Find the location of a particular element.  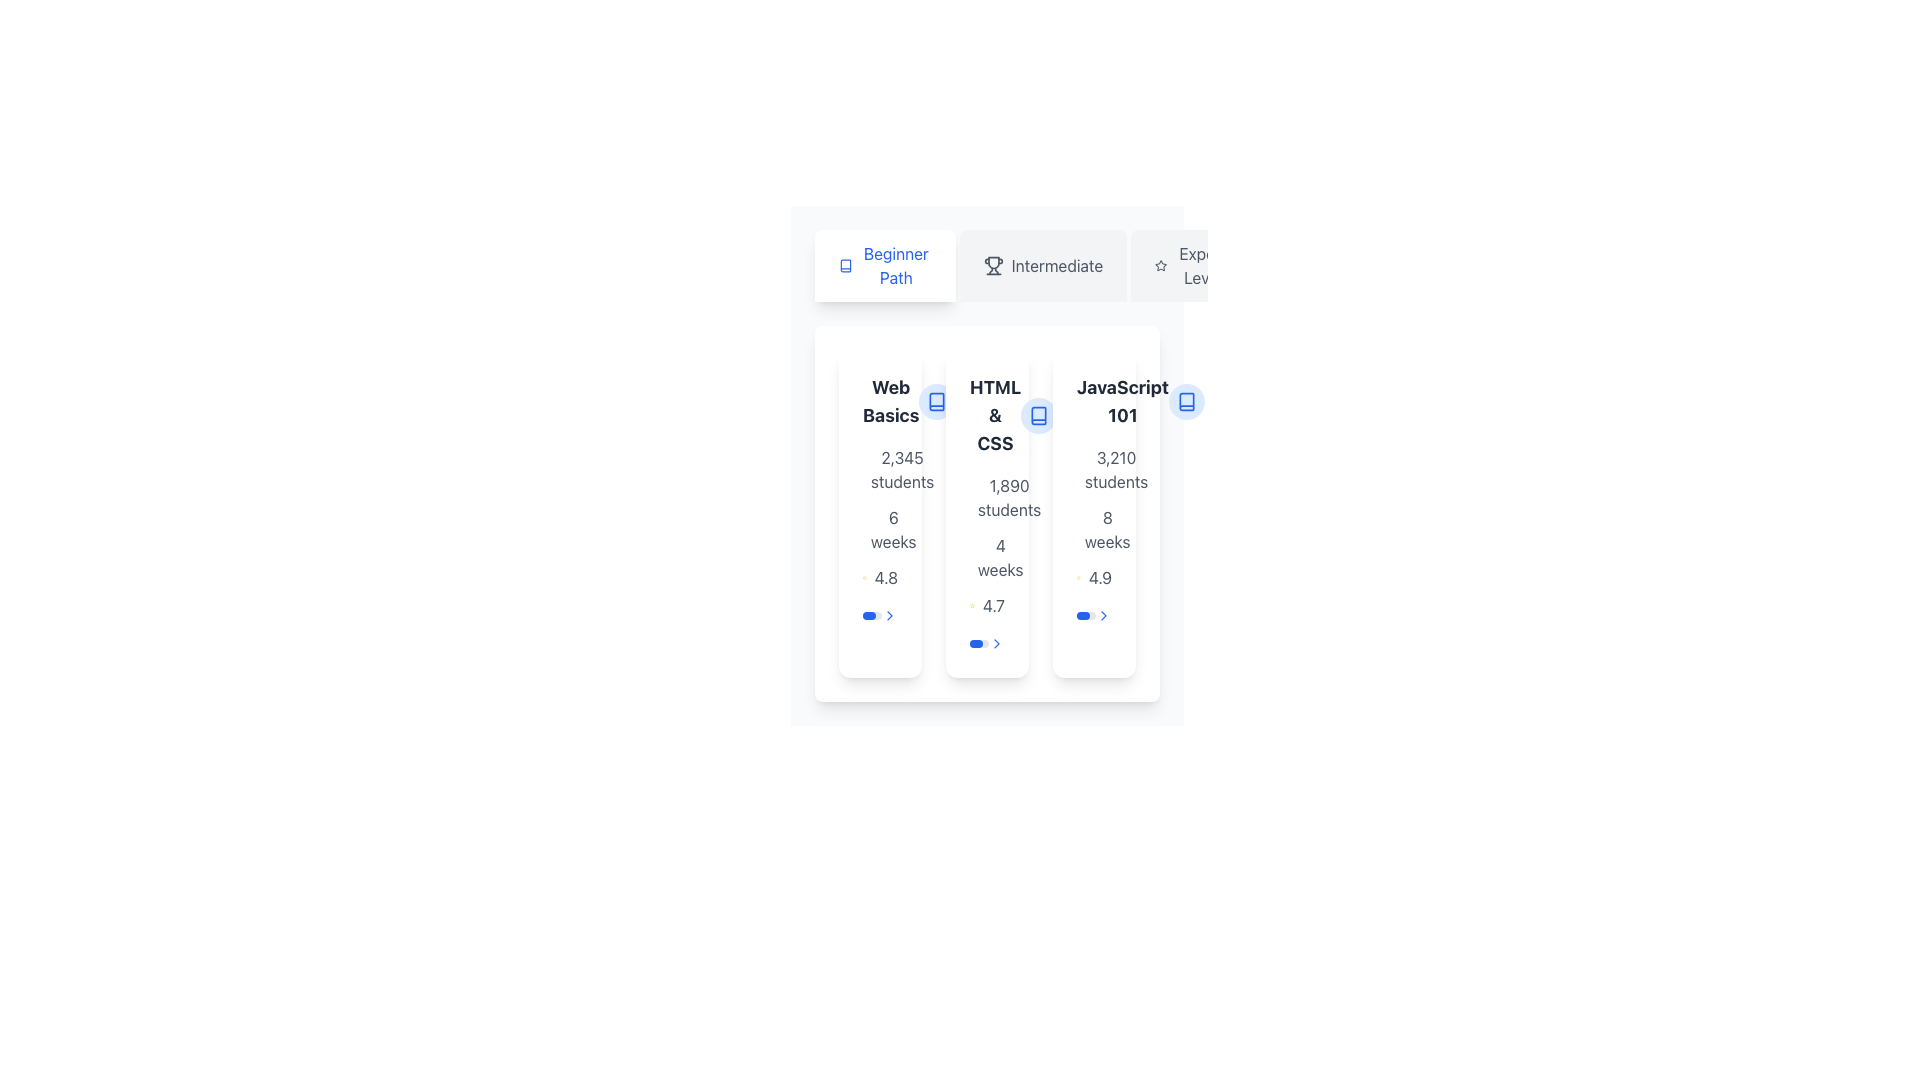

the informational label displaying the course duration '8 weeks' in the JavaScript 101 card, located in the third column beneath '3,210 students' and above the rating '4.9' is located at coordinates (1093, 528).